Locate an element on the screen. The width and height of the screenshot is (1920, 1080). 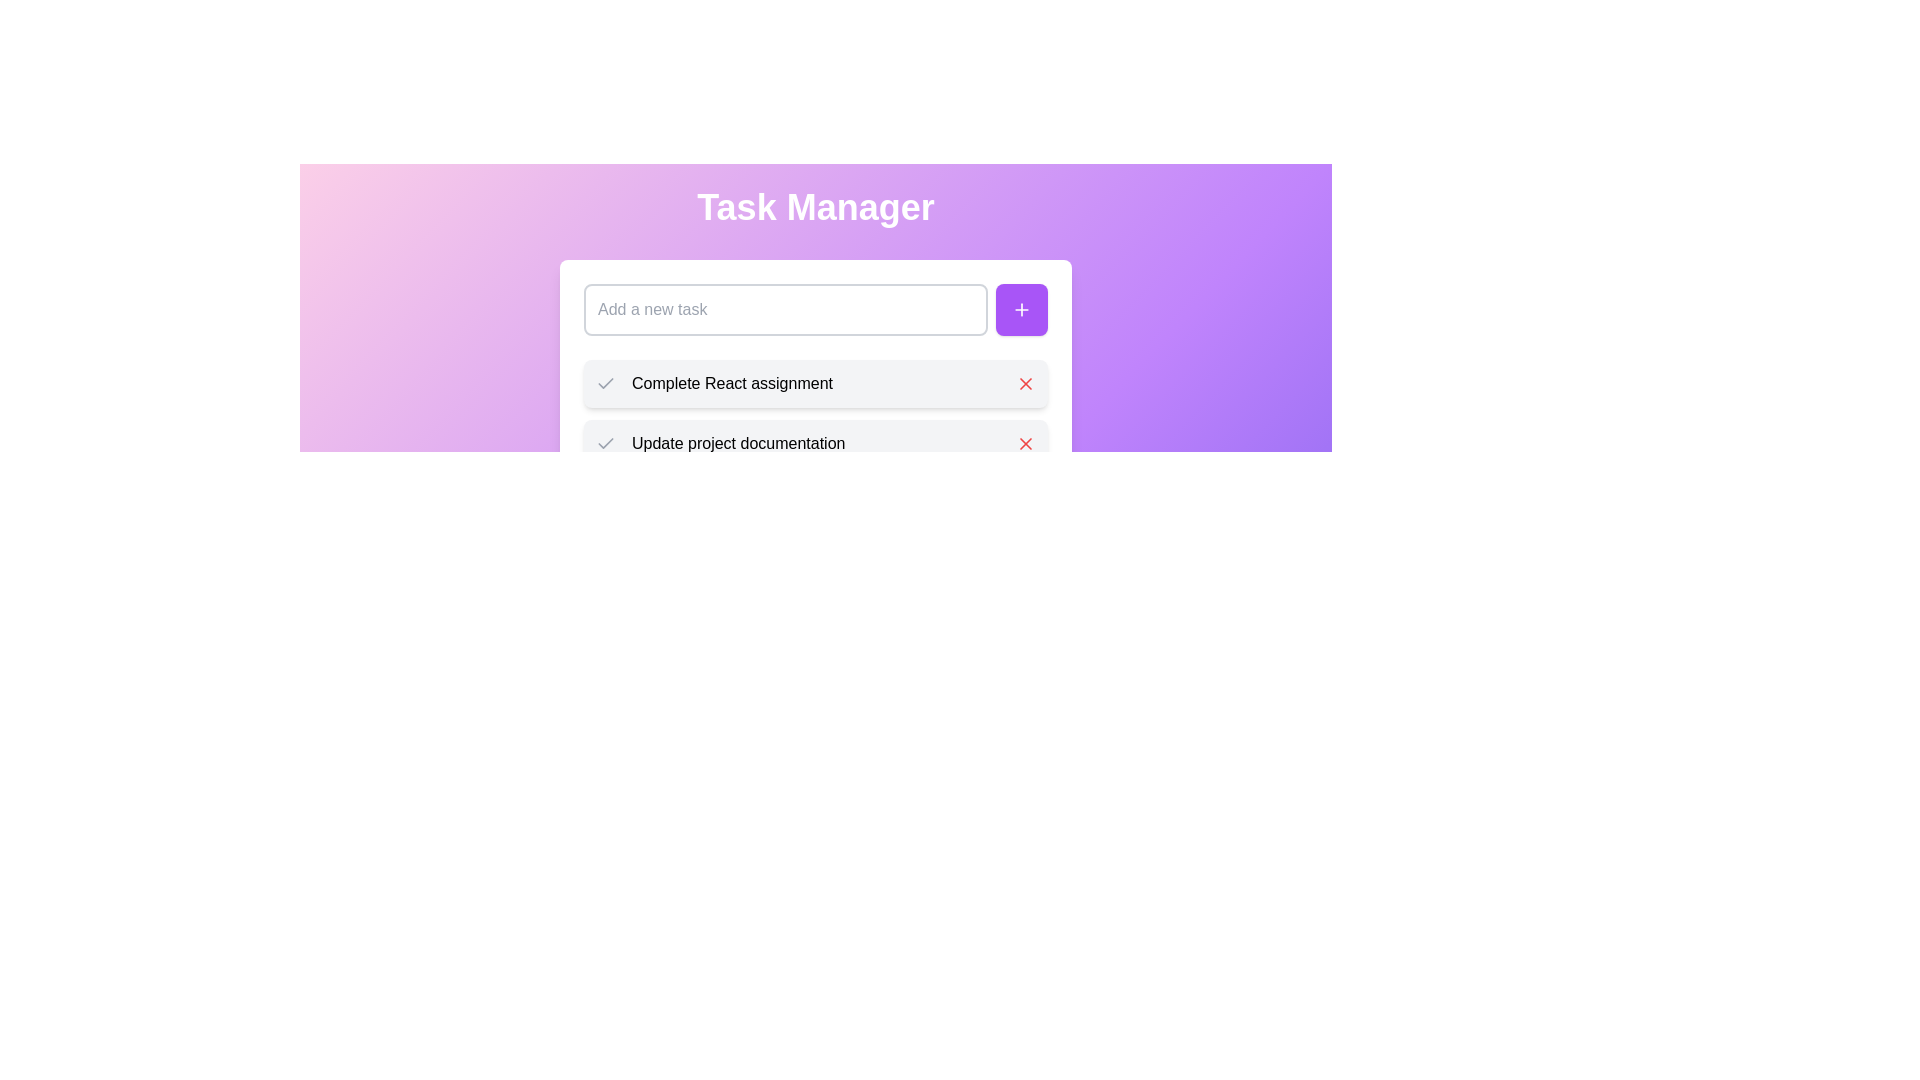
the button containing the SVG plus icon located near the top-right corner of the task input box is located at coordinates (1022, 309).